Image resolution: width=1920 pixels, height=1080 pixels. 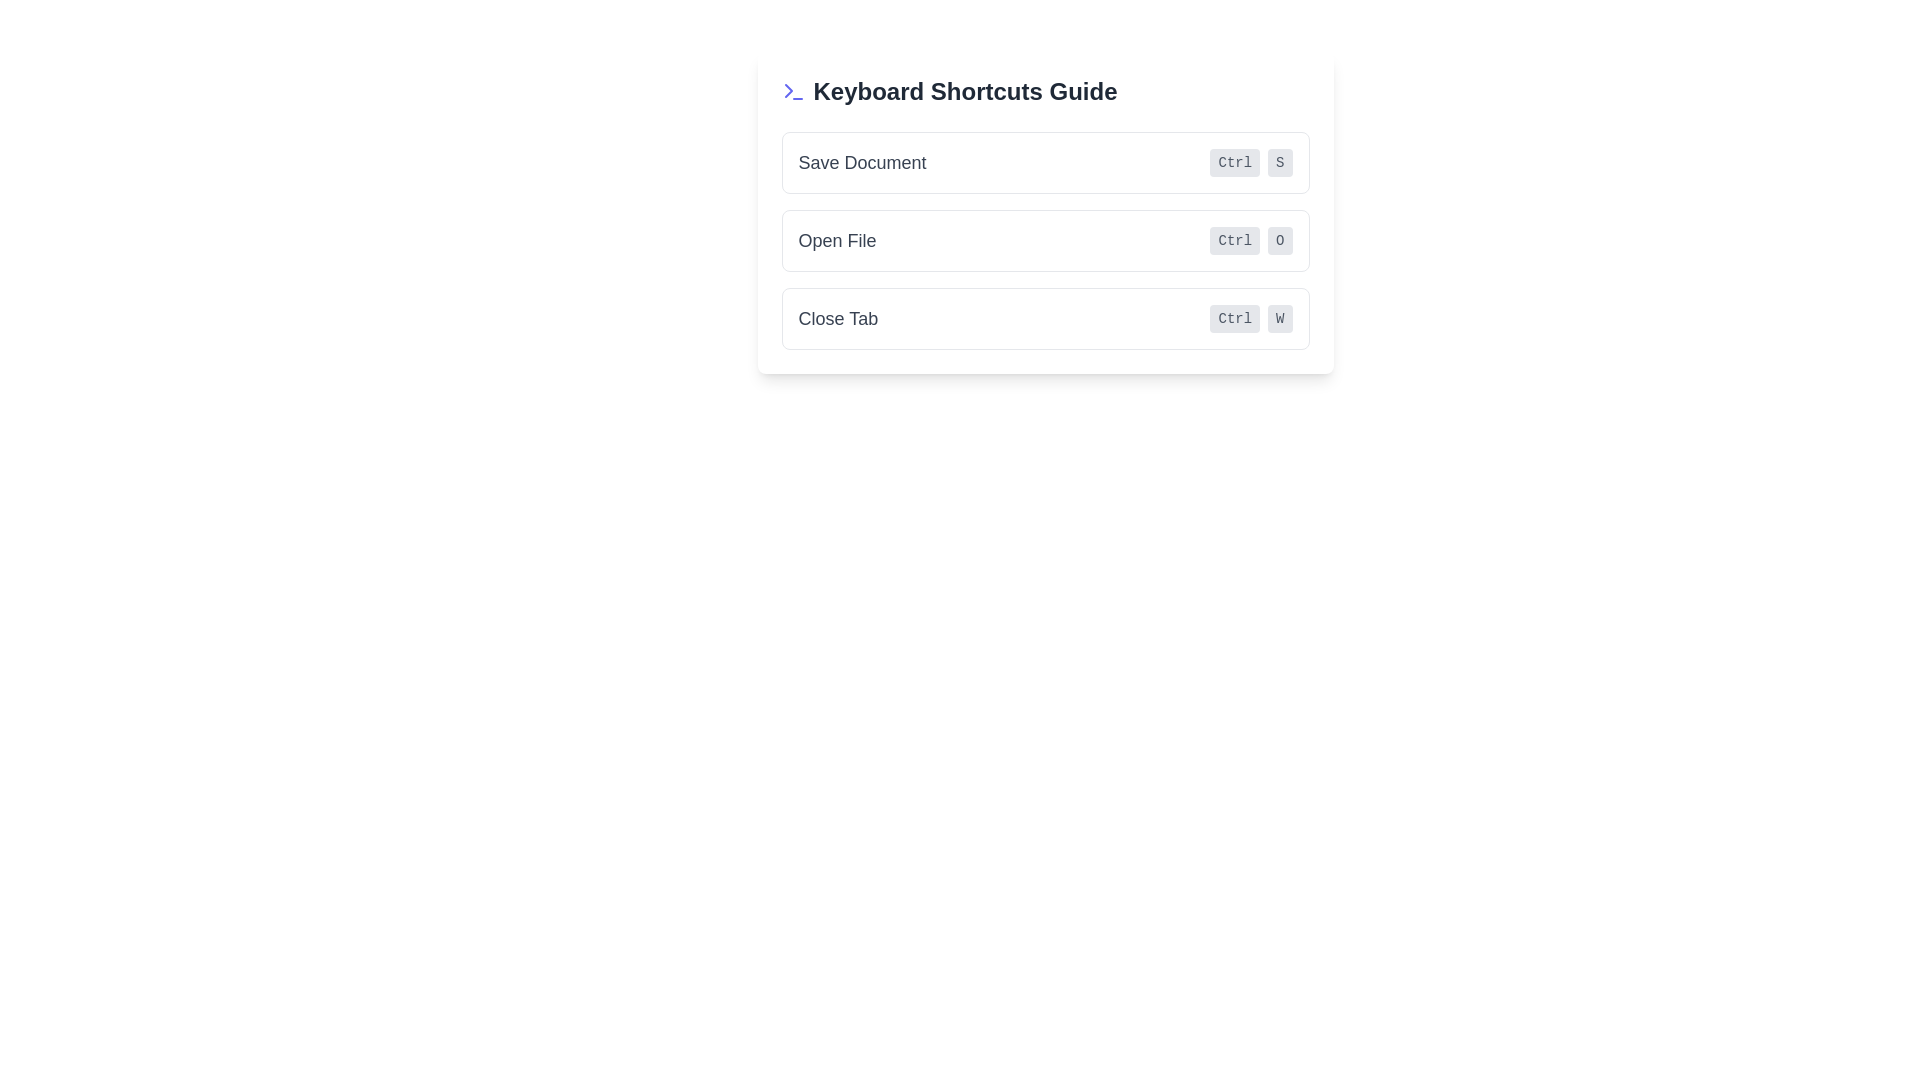 What do you see at coordinates (1044, 239) in the screenshot?
I see `the keyboard shortcut entry for 'Open File', which is the second item in the vertical list of shortcut commands` at bounding box center [1044, 239].